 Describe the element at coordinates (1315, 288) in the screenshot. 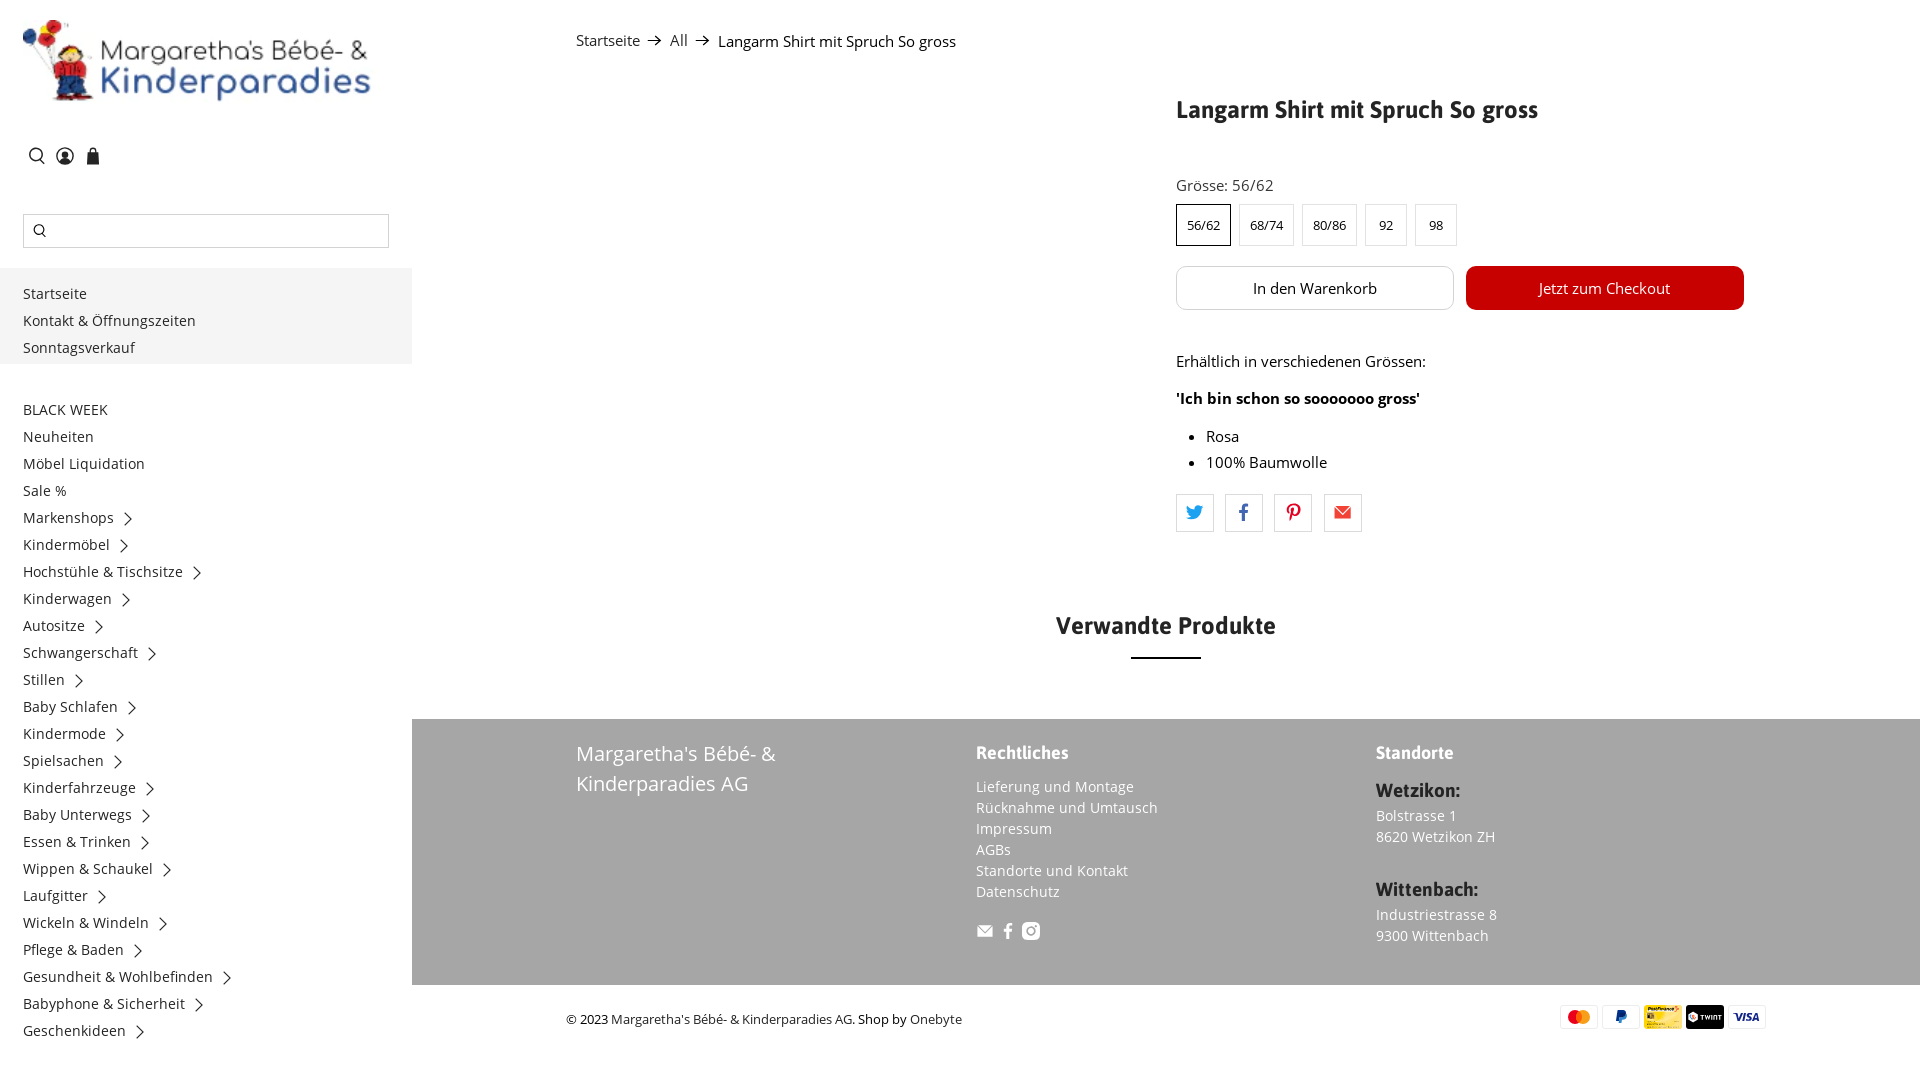

I see `'In den Warenkorb'` at that location.